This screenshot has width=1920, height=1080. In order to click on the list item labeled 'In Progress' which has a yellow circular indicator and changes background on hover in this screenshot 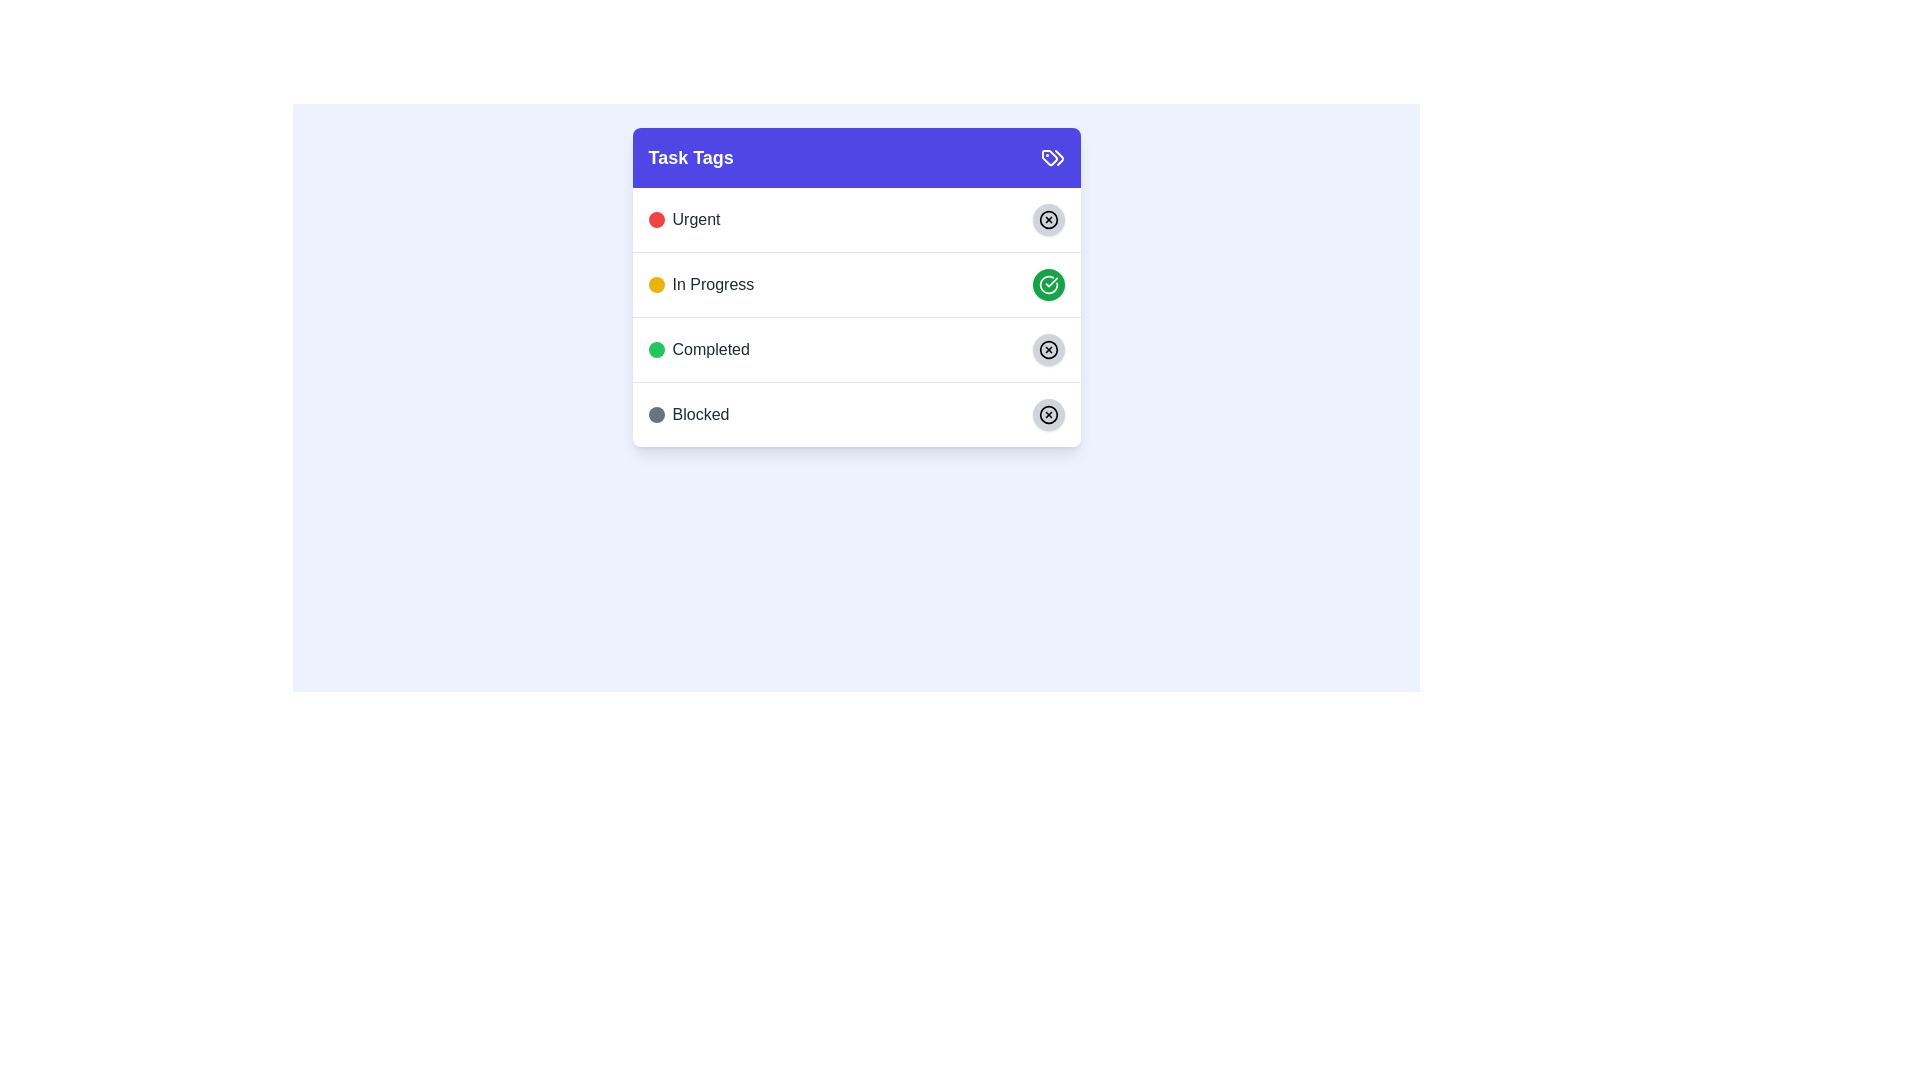, I will do `click(856, 284)`.